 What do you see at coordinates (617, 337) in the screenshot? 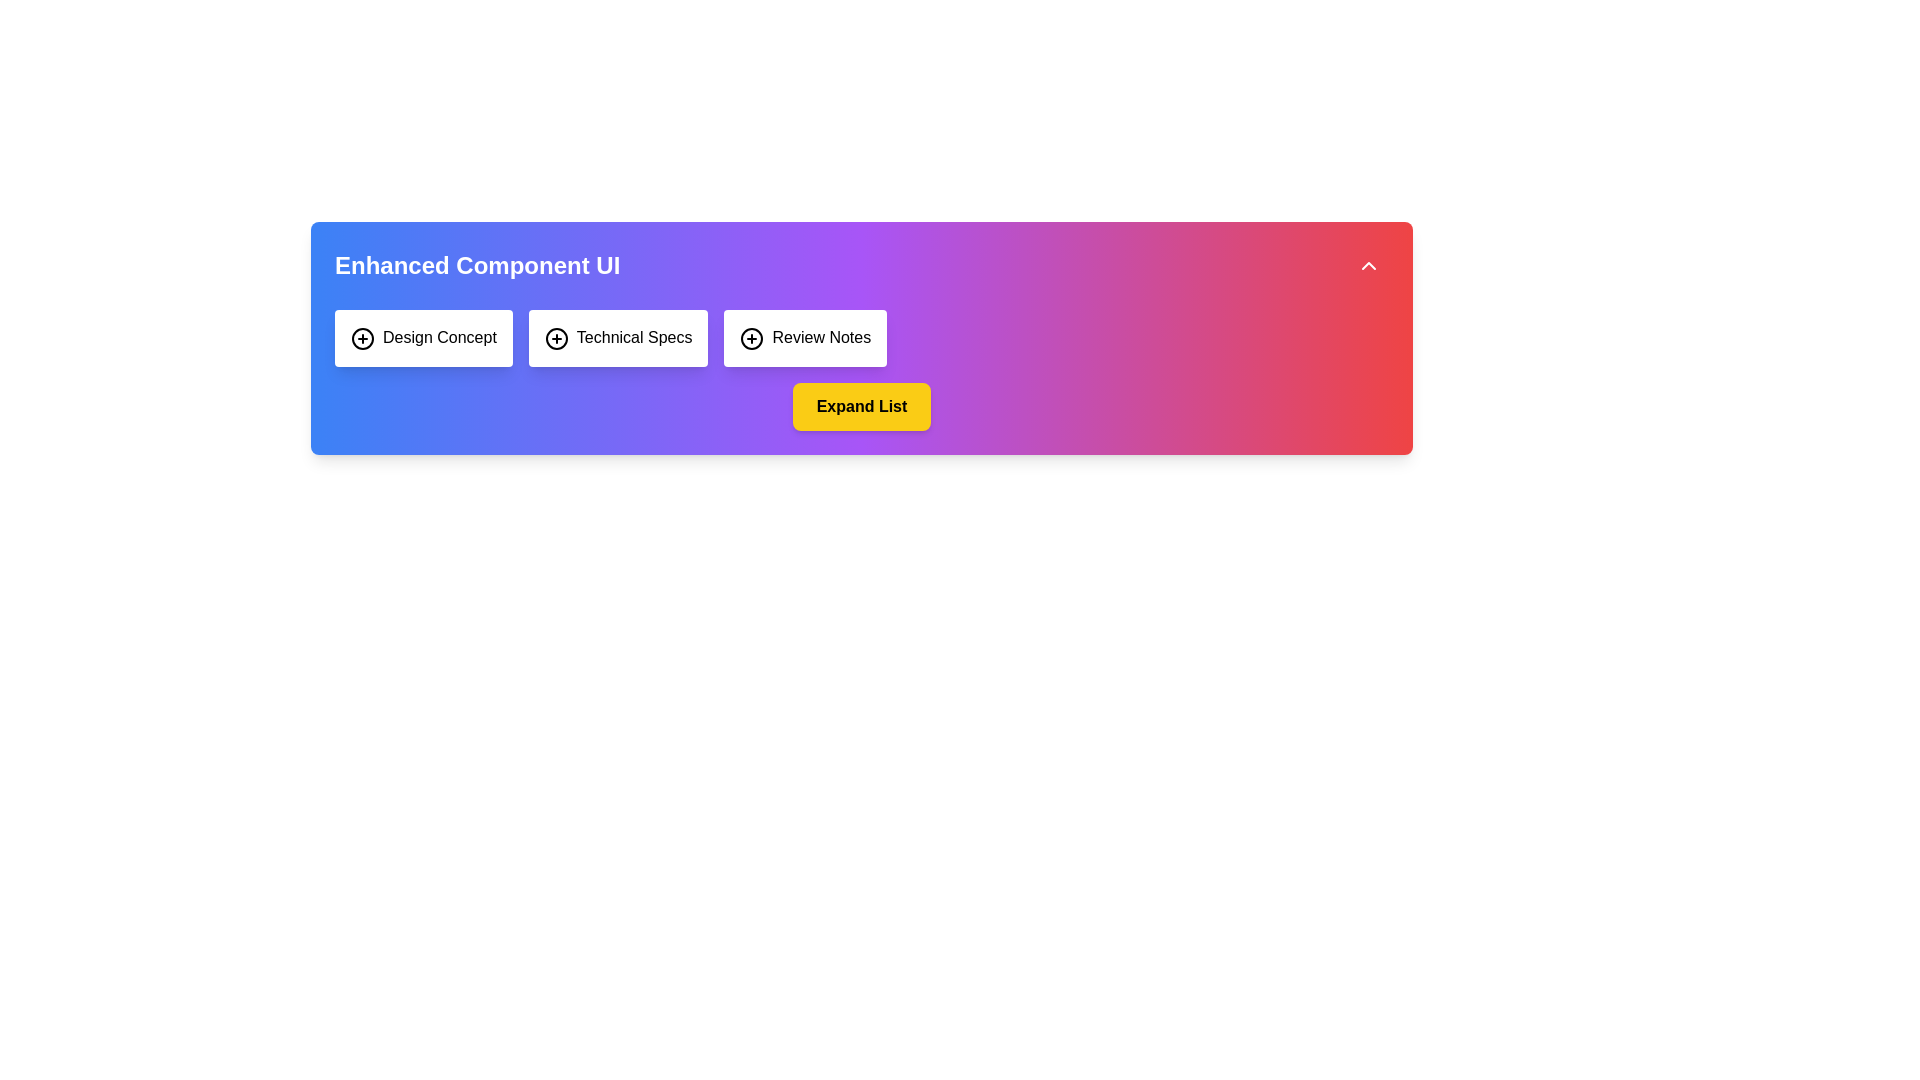
I see `the 'Technical Specs' button, which is a rectangular button with a white background and black text, located centrally between 'Design Concept' and 'Review Notes'` at bounding box center [617, 337].